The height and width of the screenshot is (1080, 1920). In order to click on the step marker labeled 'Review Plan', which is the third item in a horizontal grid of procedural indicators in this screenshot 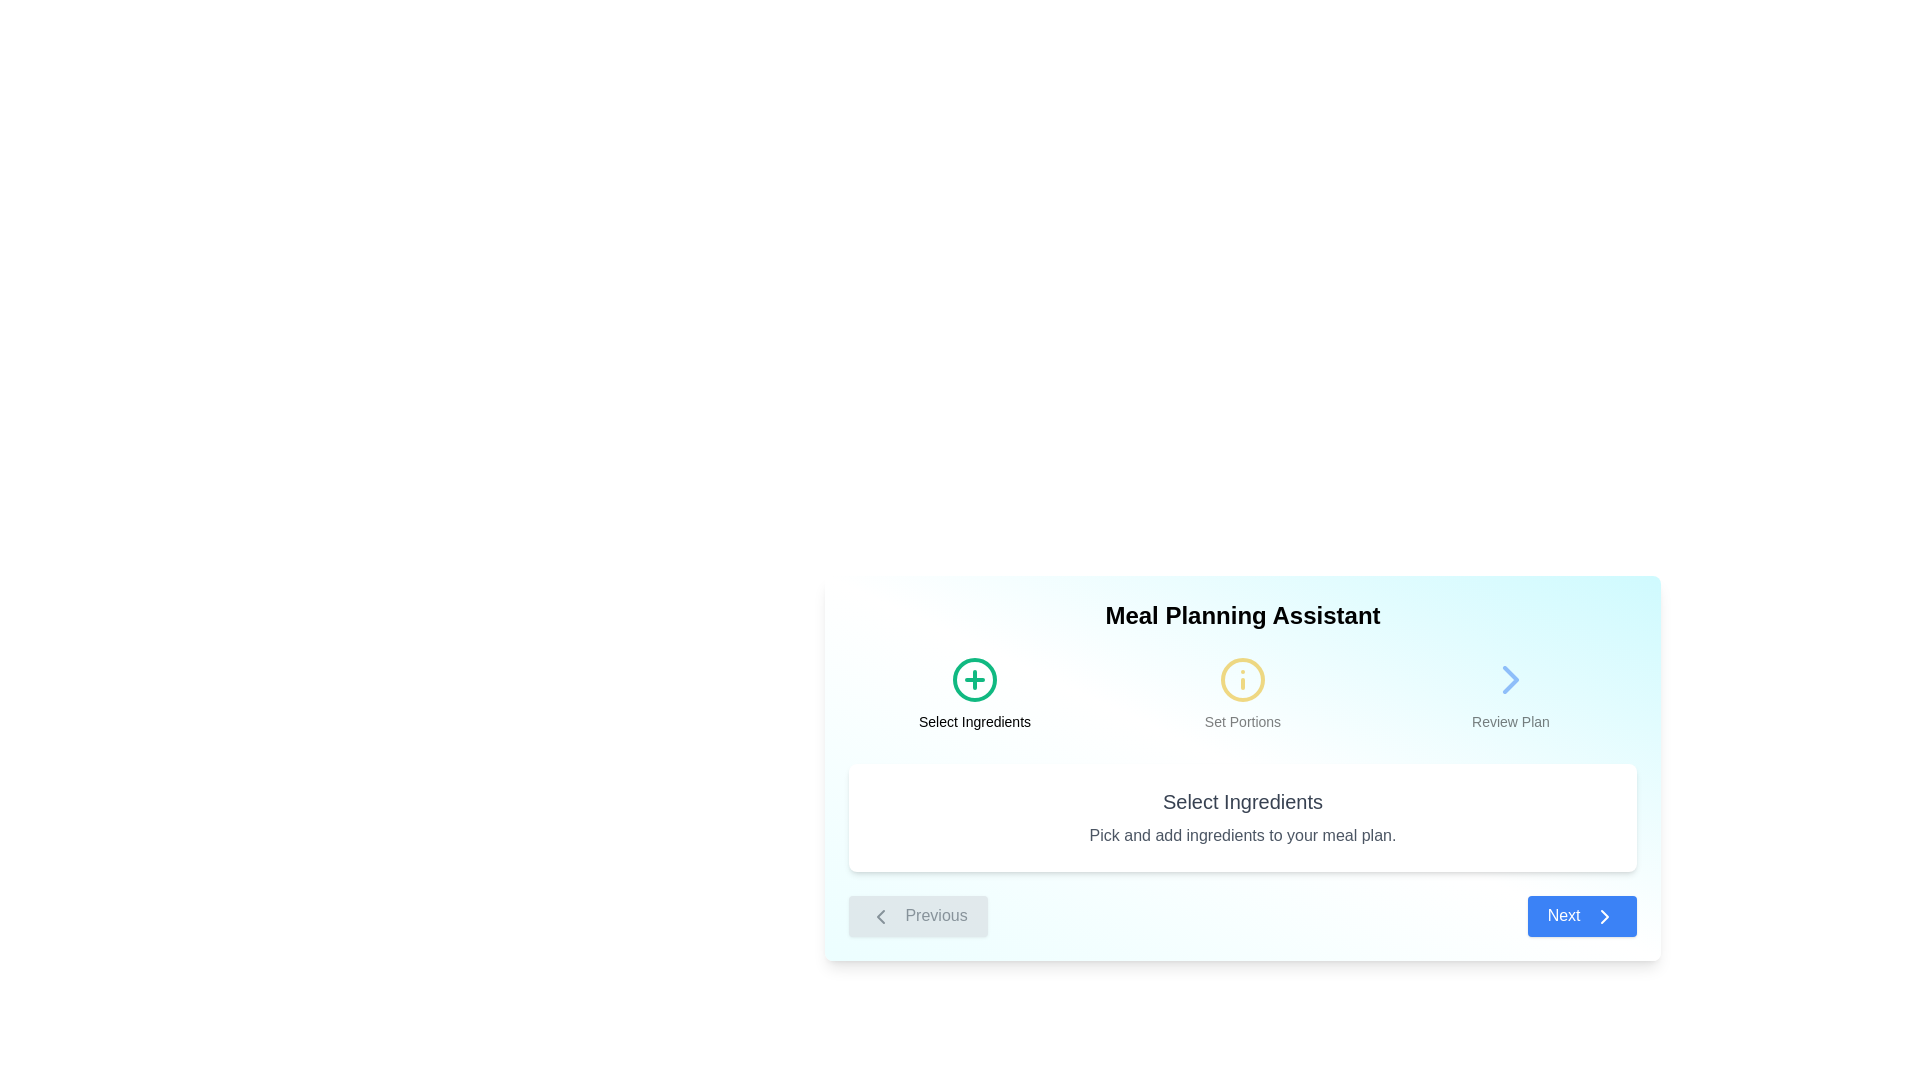, I will do `click(1511, 693)`.